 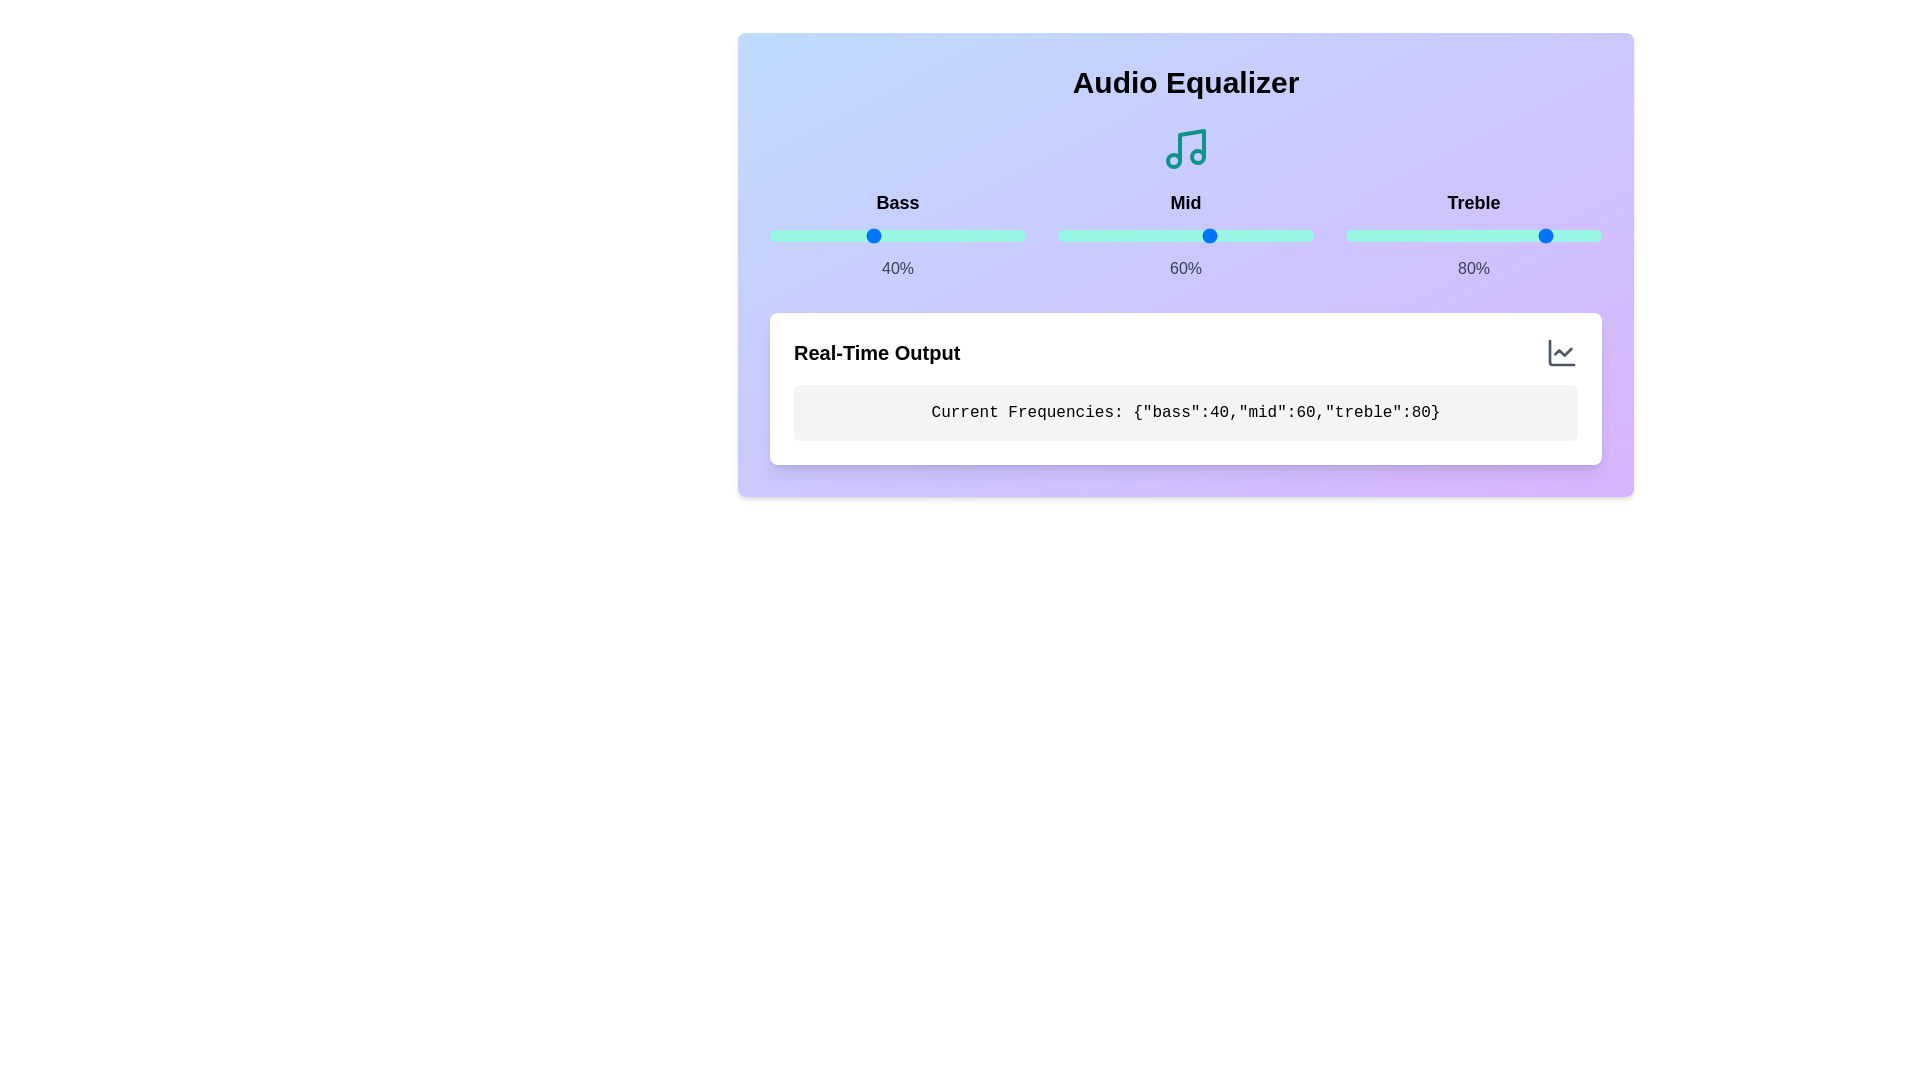 What do you see at coordinates (1185, 148) in the screenshot?
I see `the audio-related icon in the 'Audio Equalizer' panel, centrally aligned between the 'Bass' and 'Treble' text elements` at bounding box center [1185, 148].